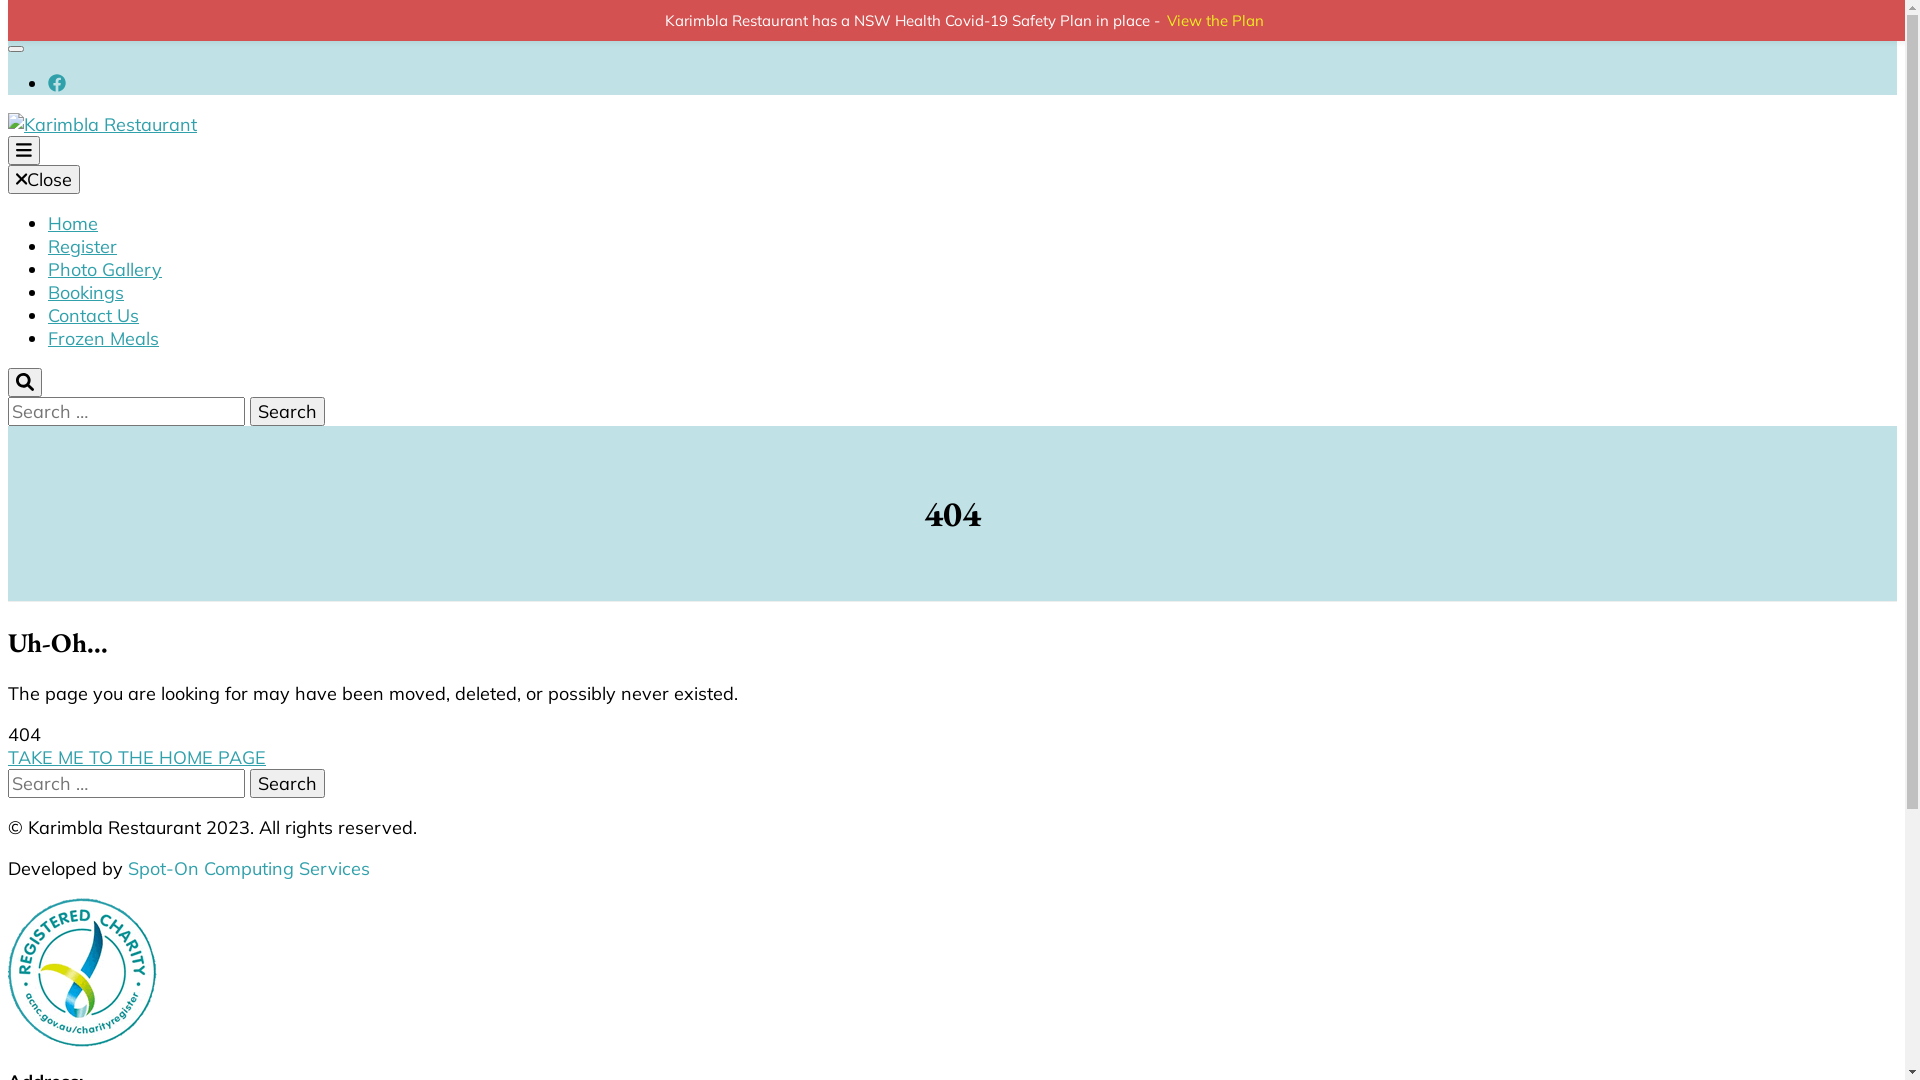  I want to click on 'View the Plan', so click(1214, 20).